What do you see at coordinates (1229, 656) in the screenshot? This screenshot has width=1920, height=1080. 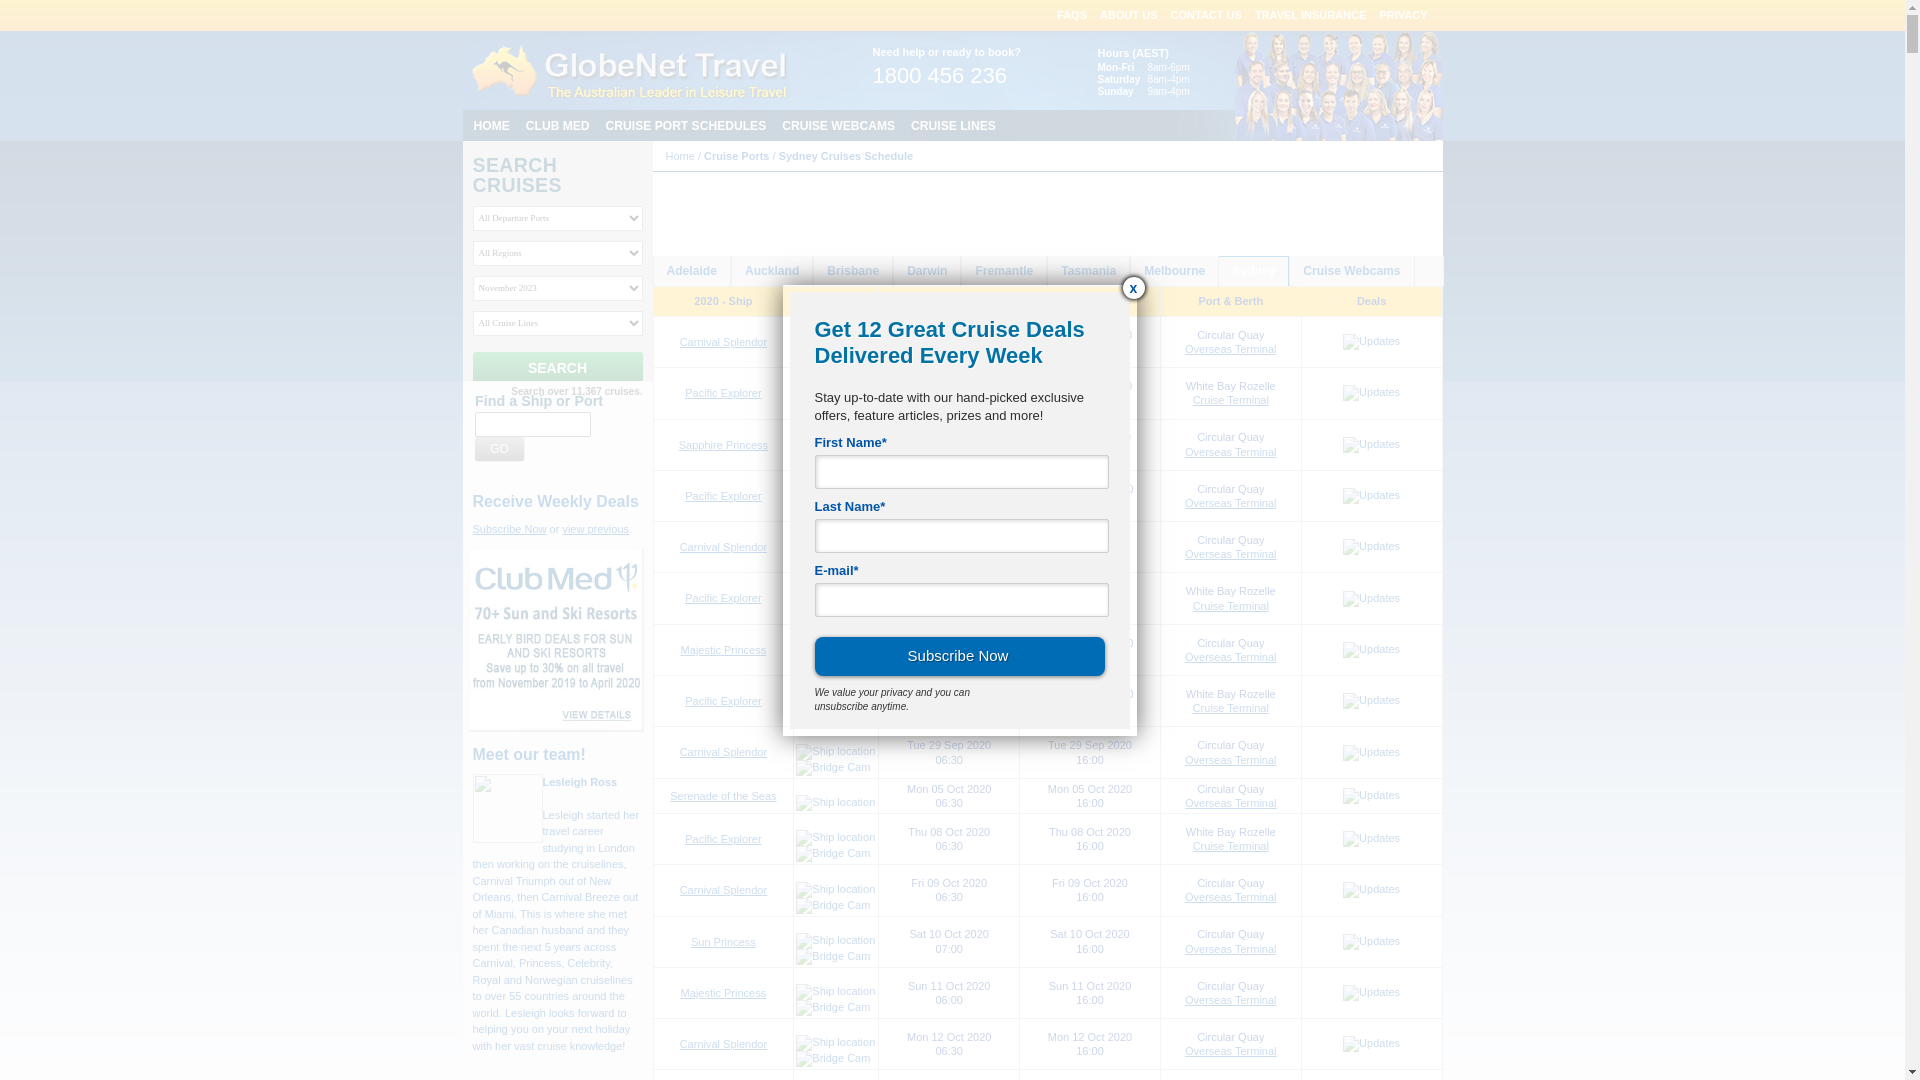 I see `'Overseas Terminal'` at bounding box center [1229, 656].